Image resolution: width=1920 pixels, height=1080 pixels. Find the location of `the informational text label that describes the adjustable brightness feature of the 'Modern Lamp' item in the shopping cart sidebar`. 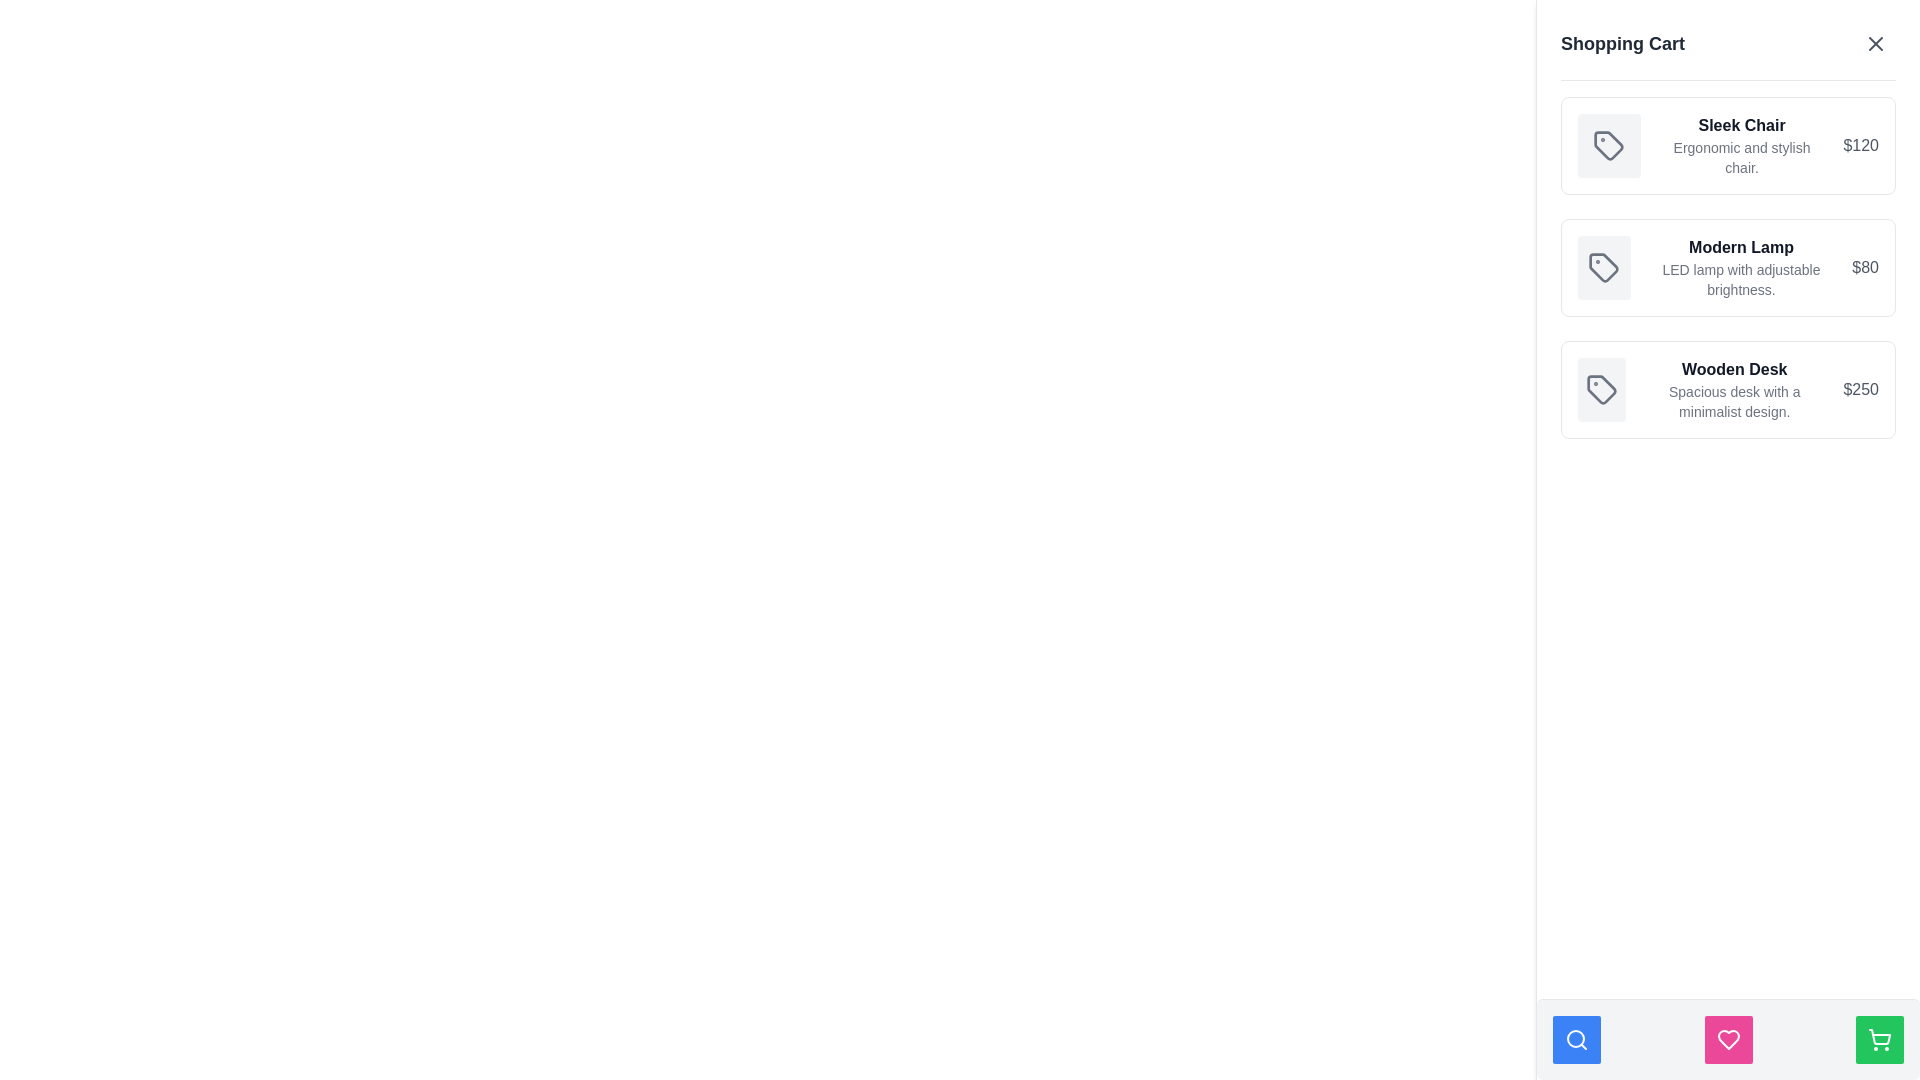

the informational text label that describes the adjustable brightness feature of the 'Modern Lamp' item in the shopping cart sidebar is located at coordinates (1740, 280).